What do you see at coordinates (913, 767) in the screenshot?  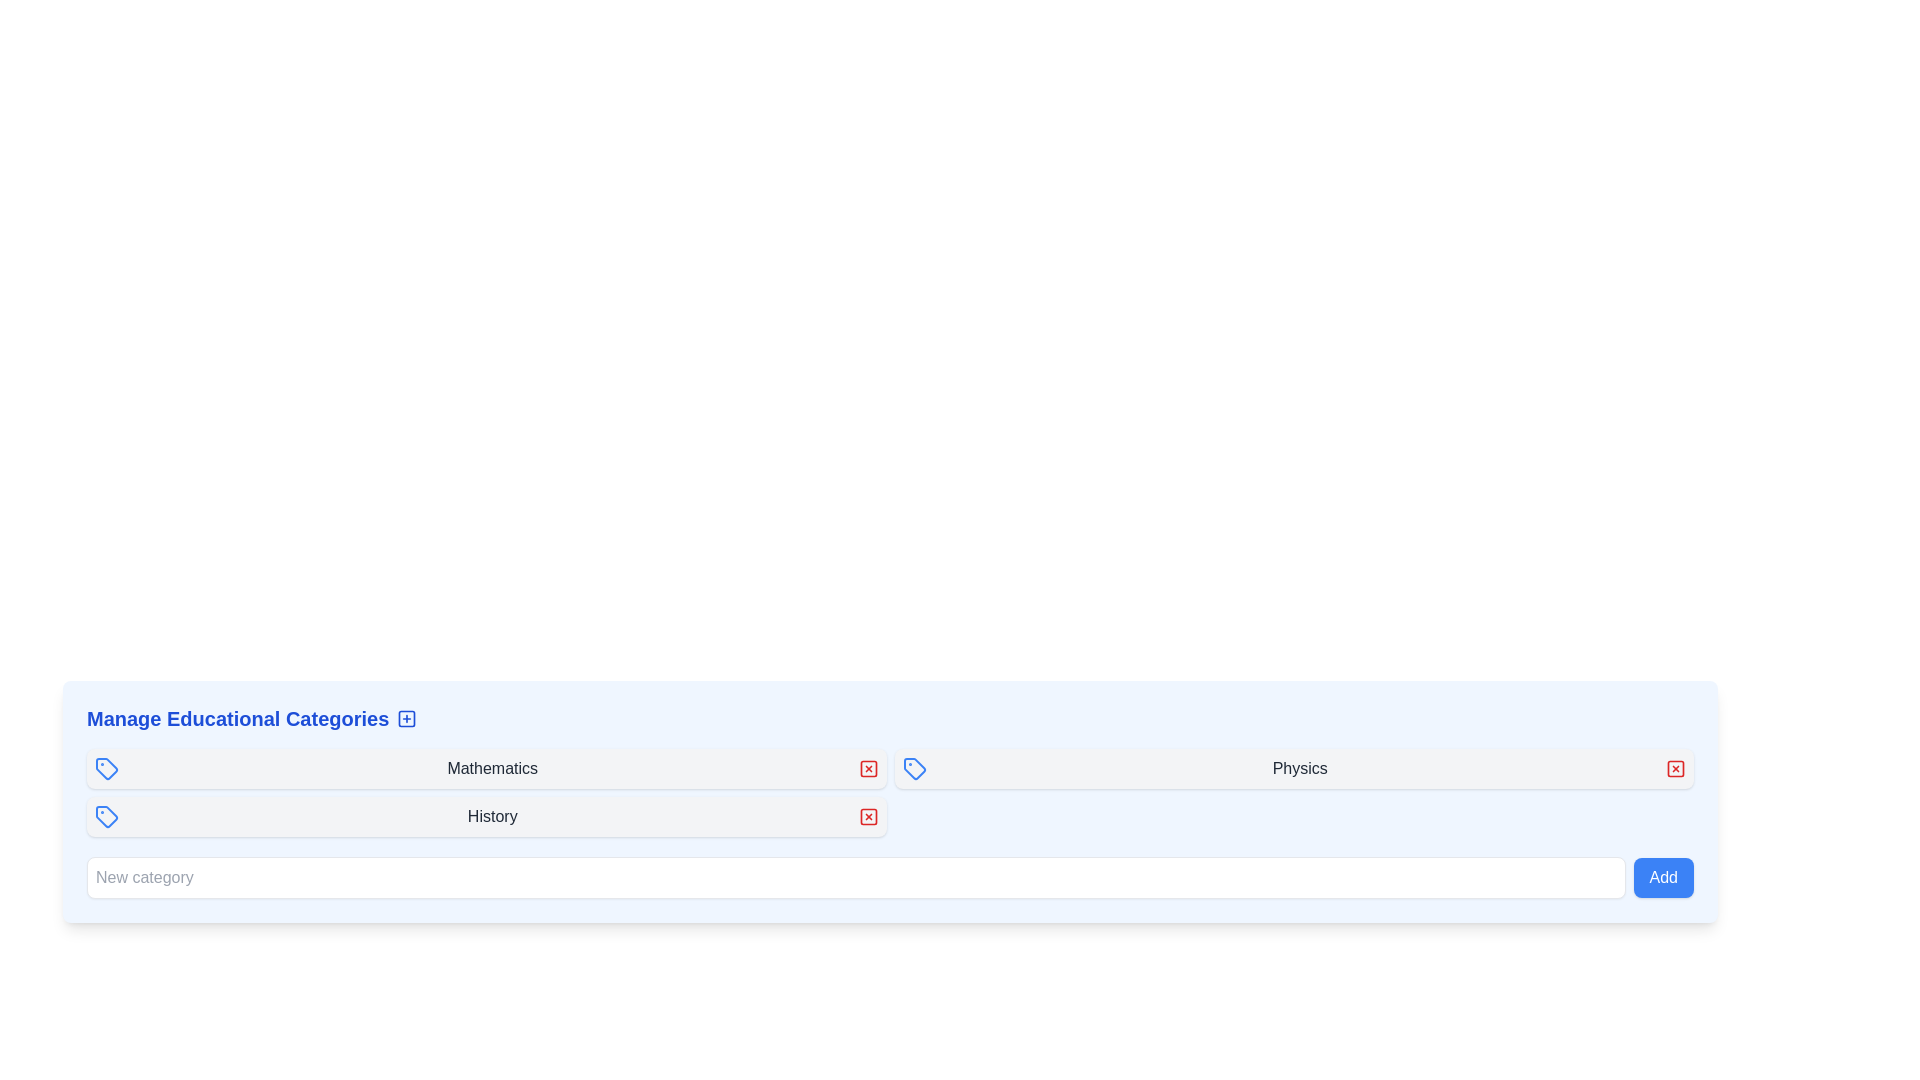 I see `the blue tag icon, which is located` at bounding box center [913, 767].